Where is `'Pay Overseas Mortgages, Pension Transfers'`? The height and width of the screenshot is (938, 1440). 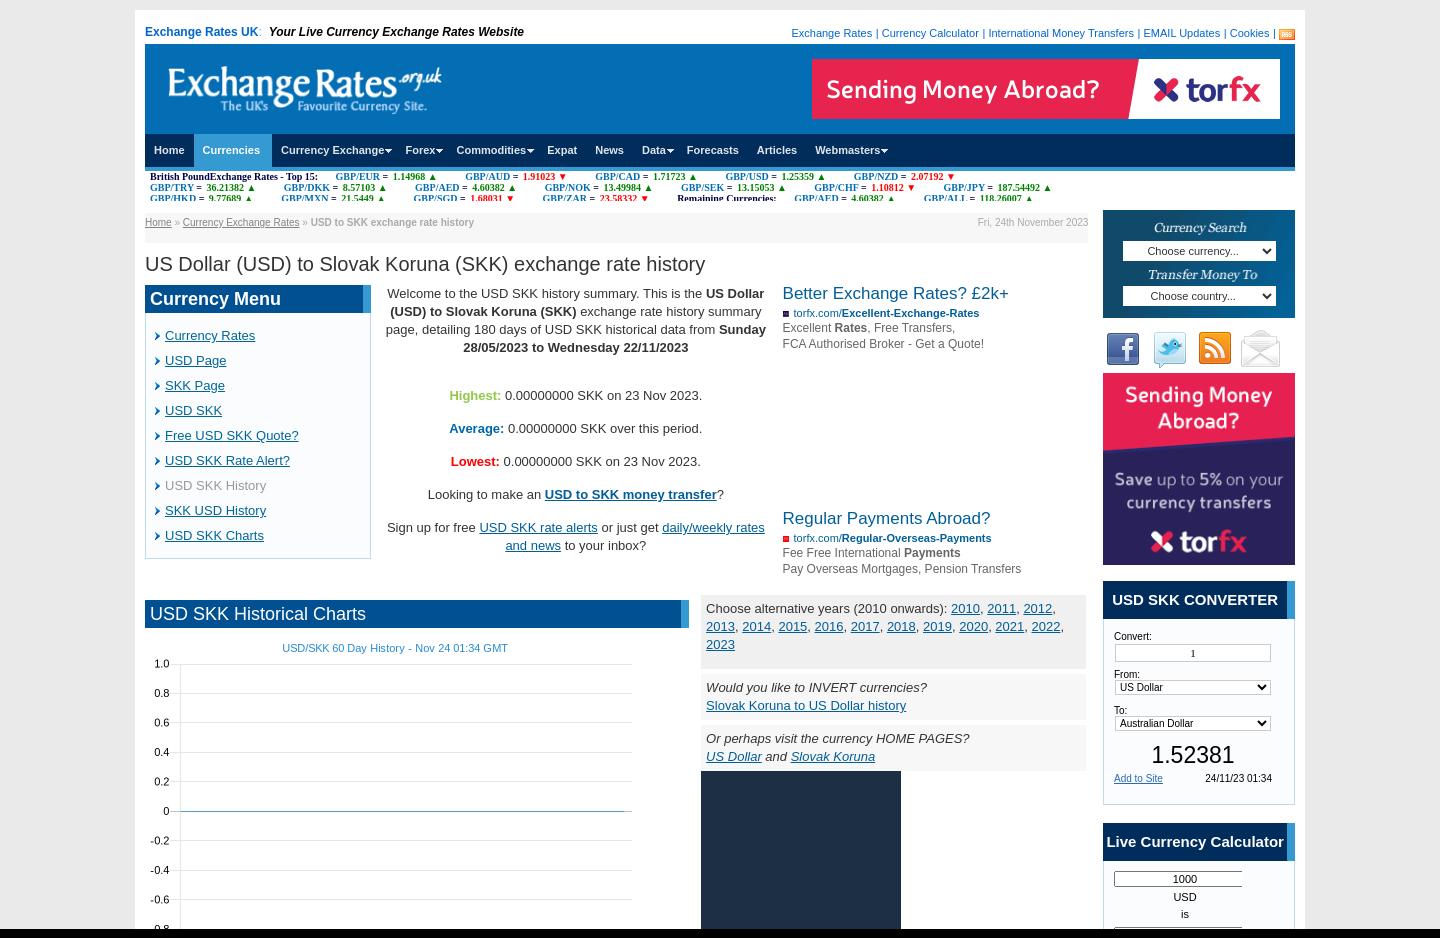
'Pay Overseas Mortgages, Pension Transfers' is located at coordinates (782, 568).